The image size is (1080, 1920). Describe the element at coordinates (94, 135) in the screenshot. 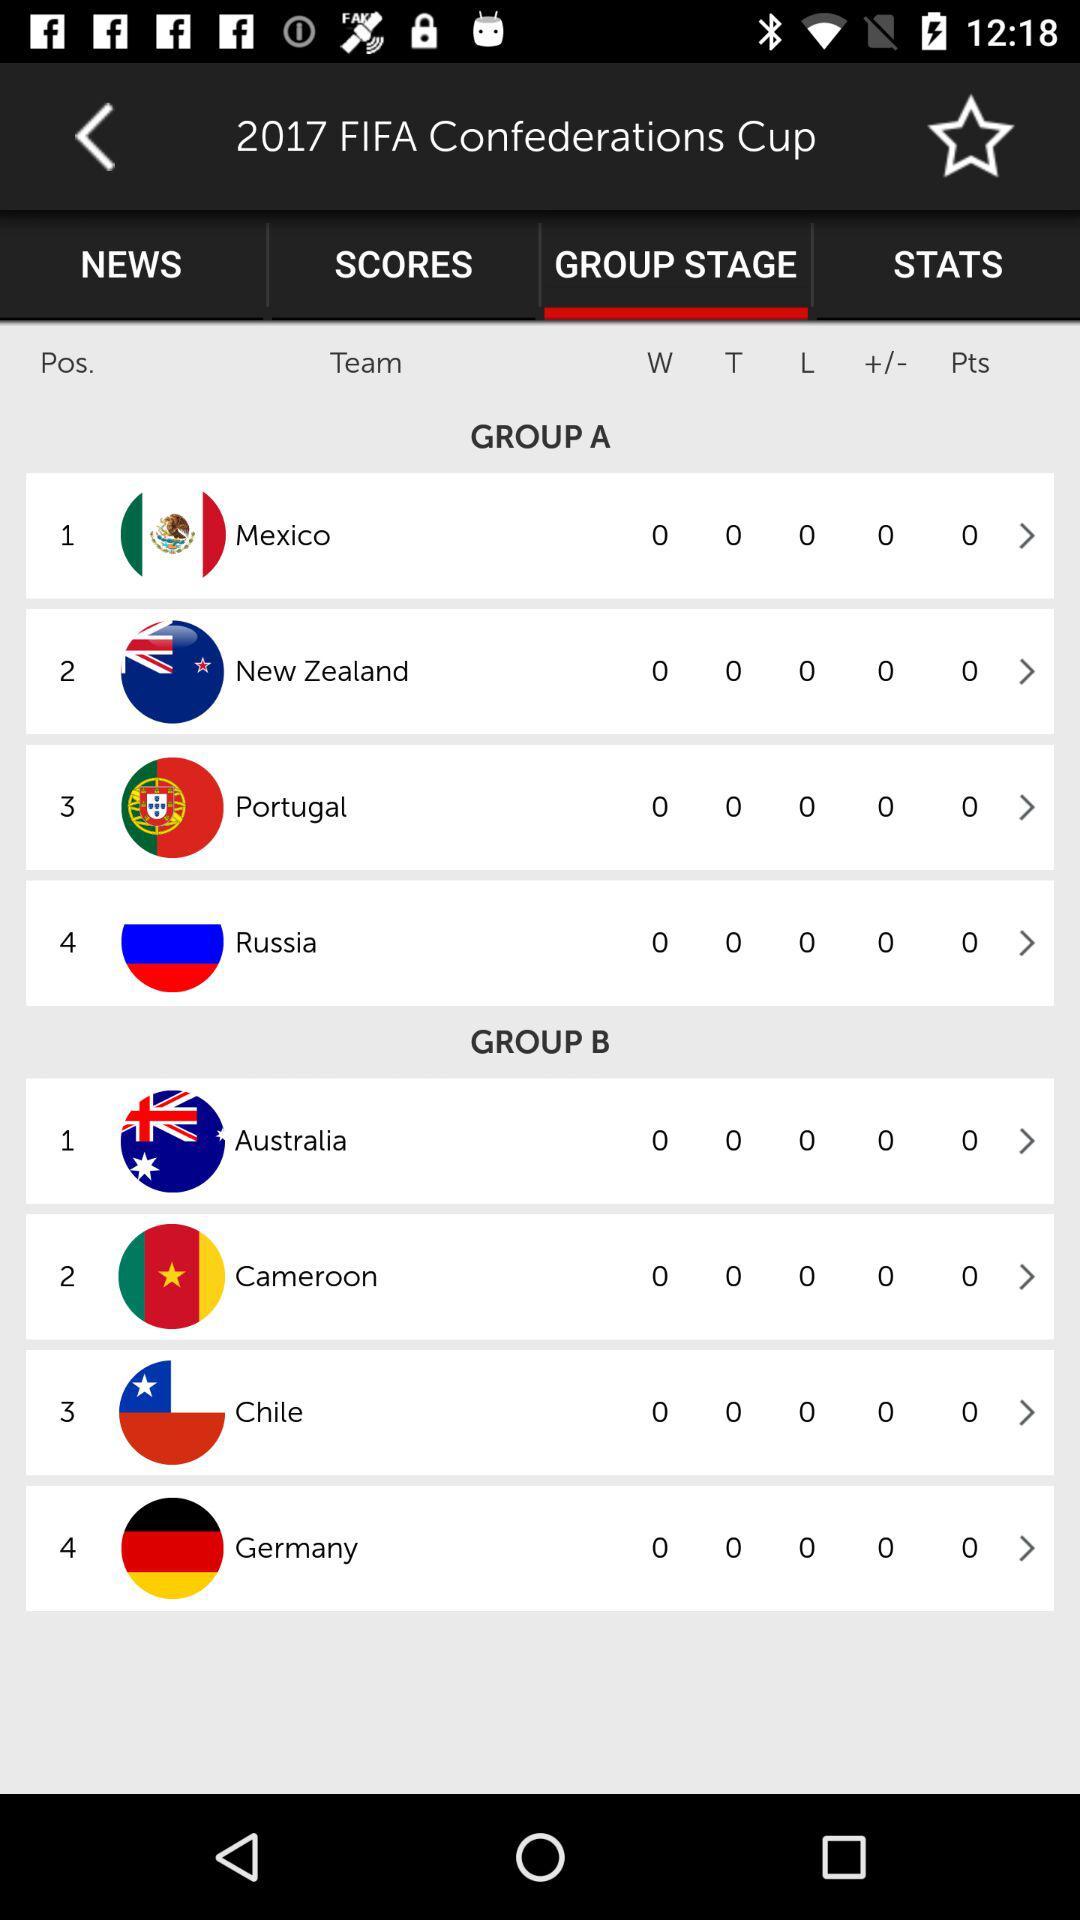

I see `go back` at that location.